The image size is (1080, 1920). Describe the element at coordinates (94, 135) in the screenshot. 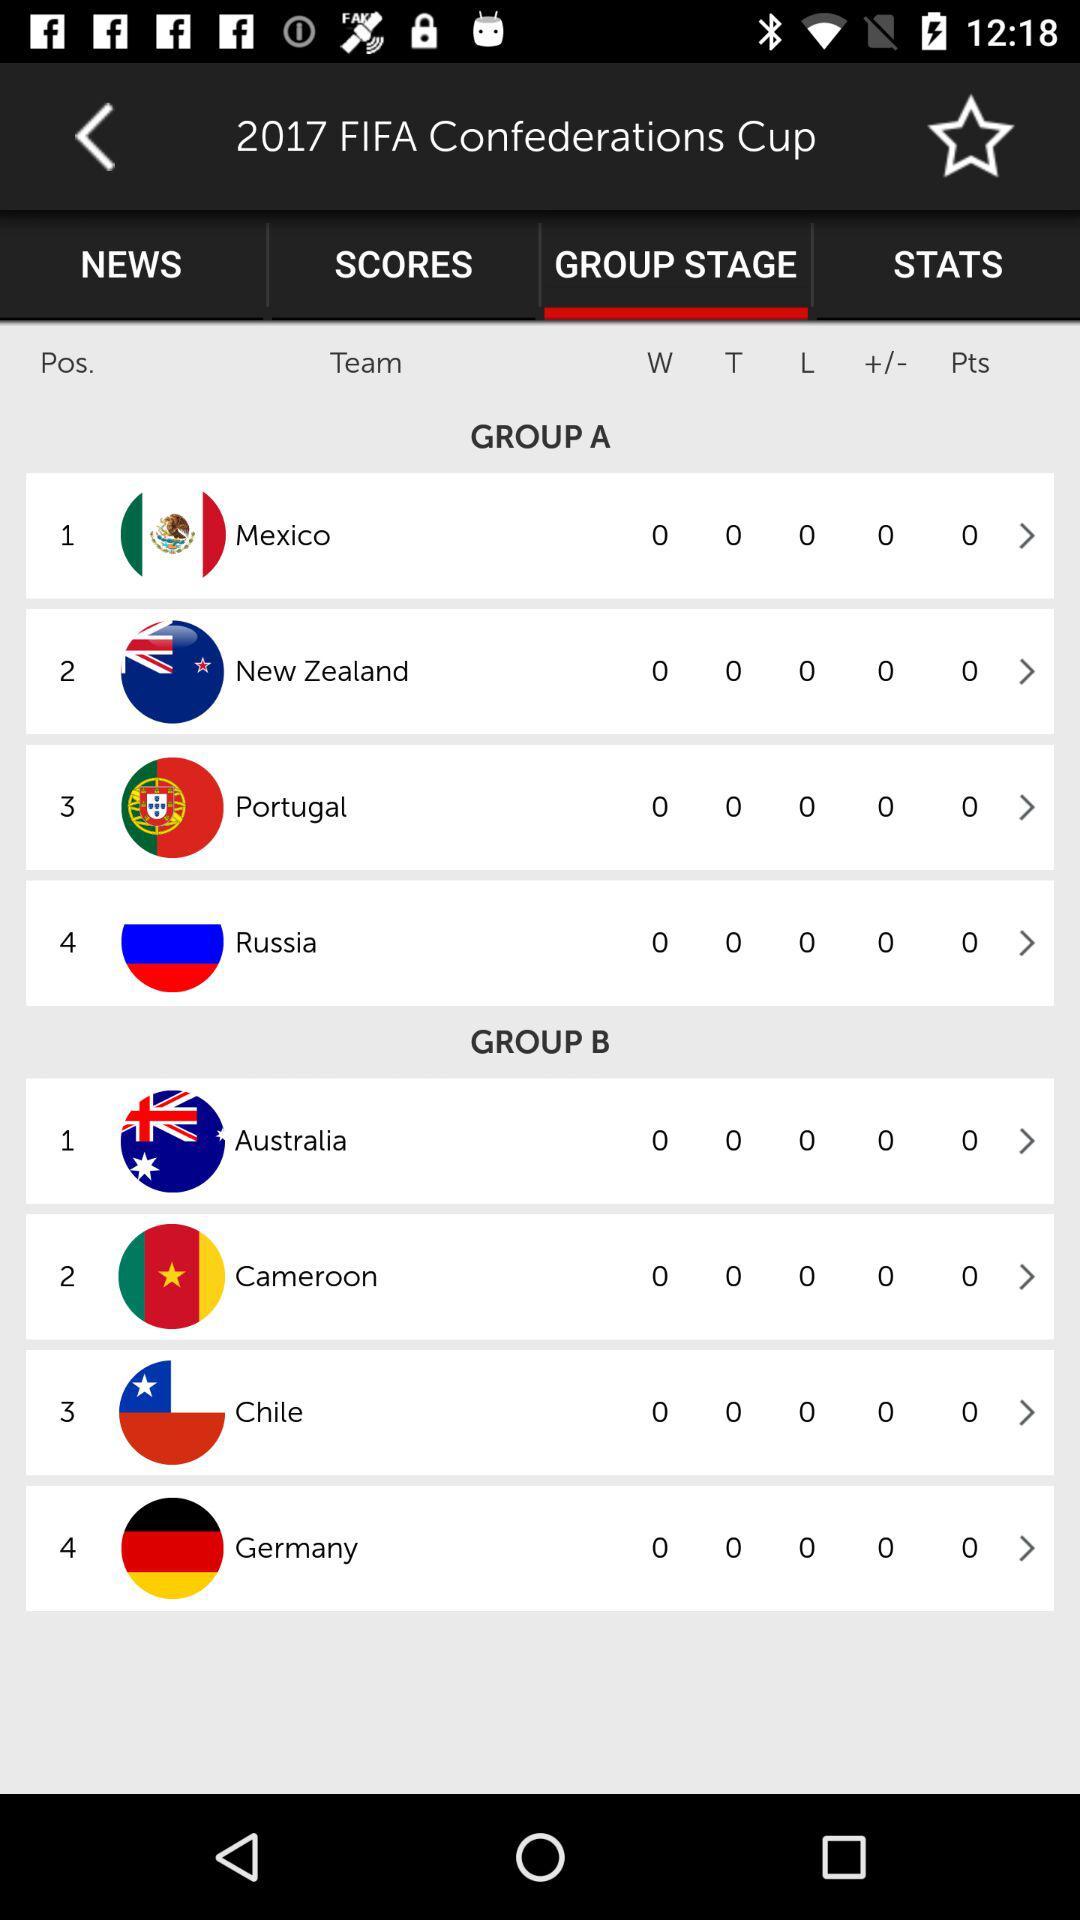

I see `go back` at that location.